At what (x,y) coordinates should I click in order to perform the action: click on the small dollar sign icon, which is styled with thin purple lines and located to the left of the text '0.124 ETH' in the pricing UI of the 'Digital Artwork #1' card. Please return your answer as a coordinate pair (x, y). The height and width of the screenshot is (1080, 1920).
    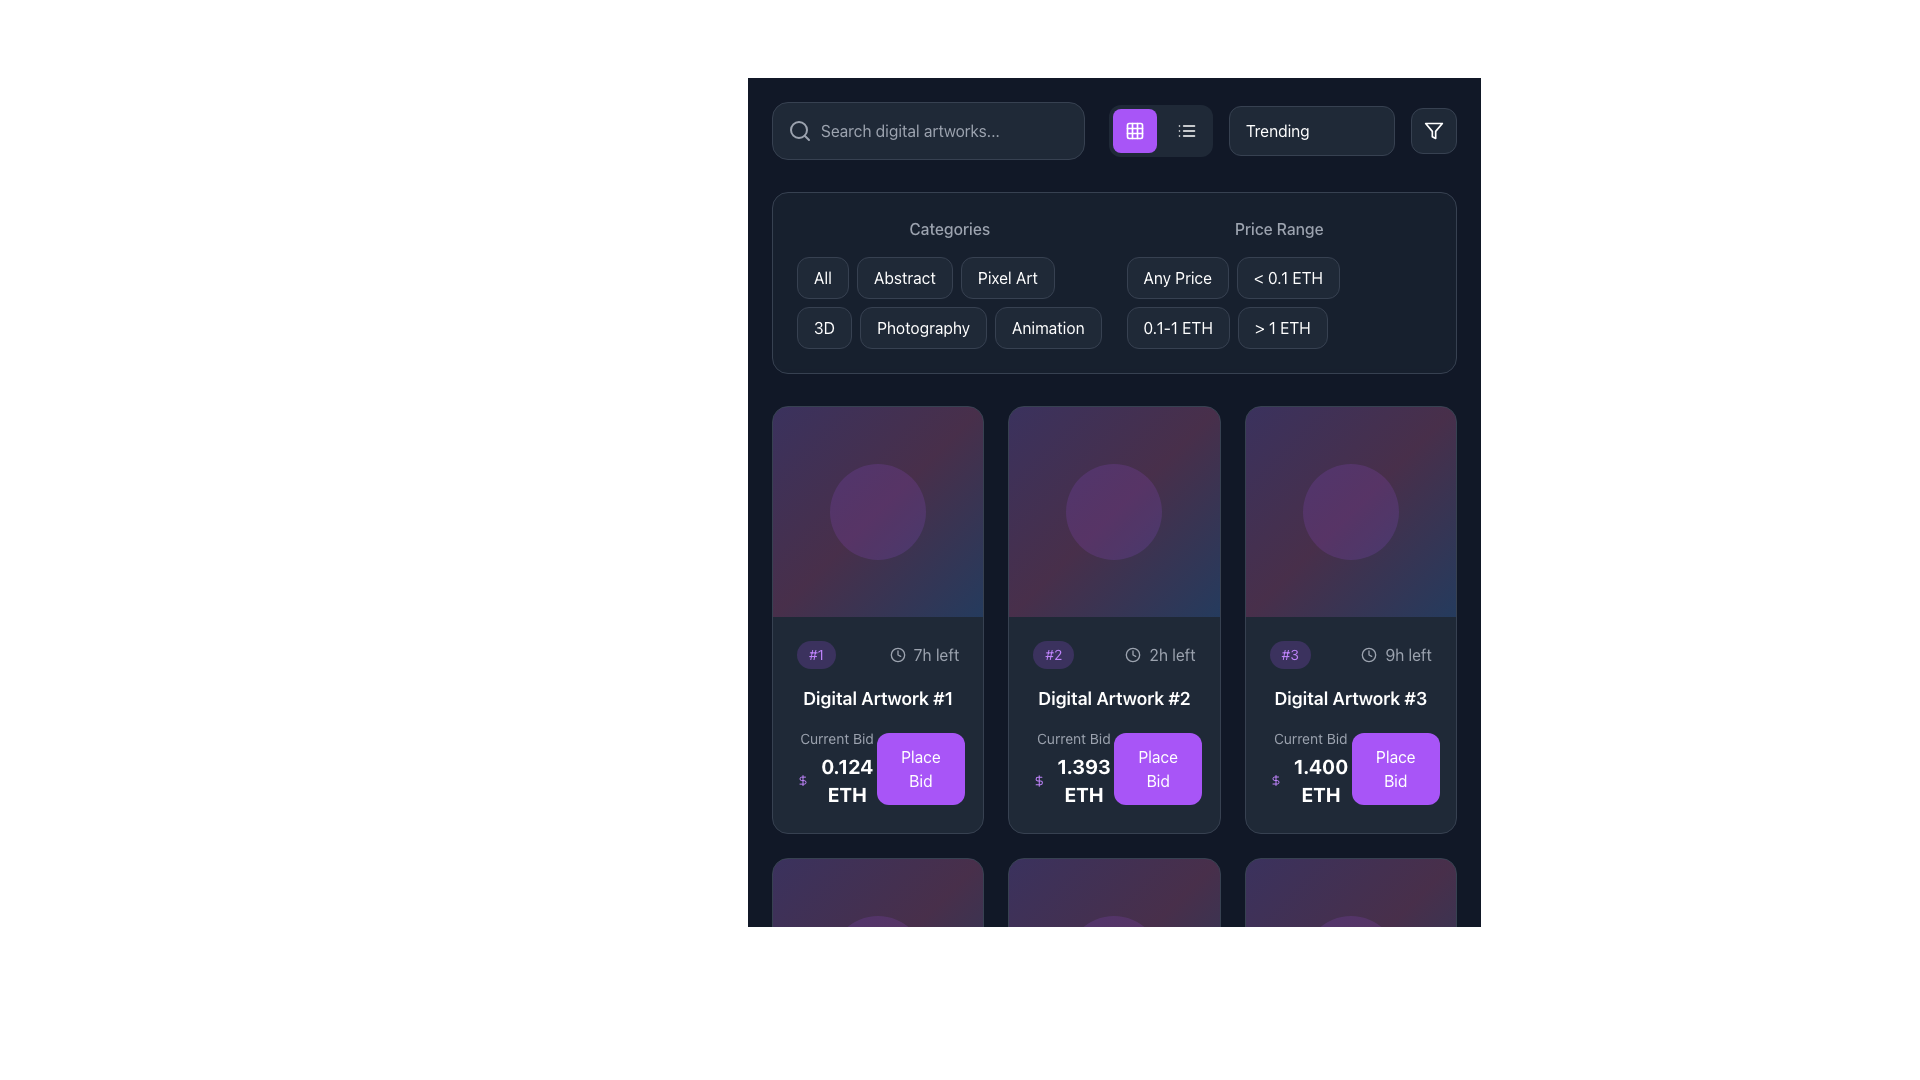
    Looking at the image, I should click on (803, 780).